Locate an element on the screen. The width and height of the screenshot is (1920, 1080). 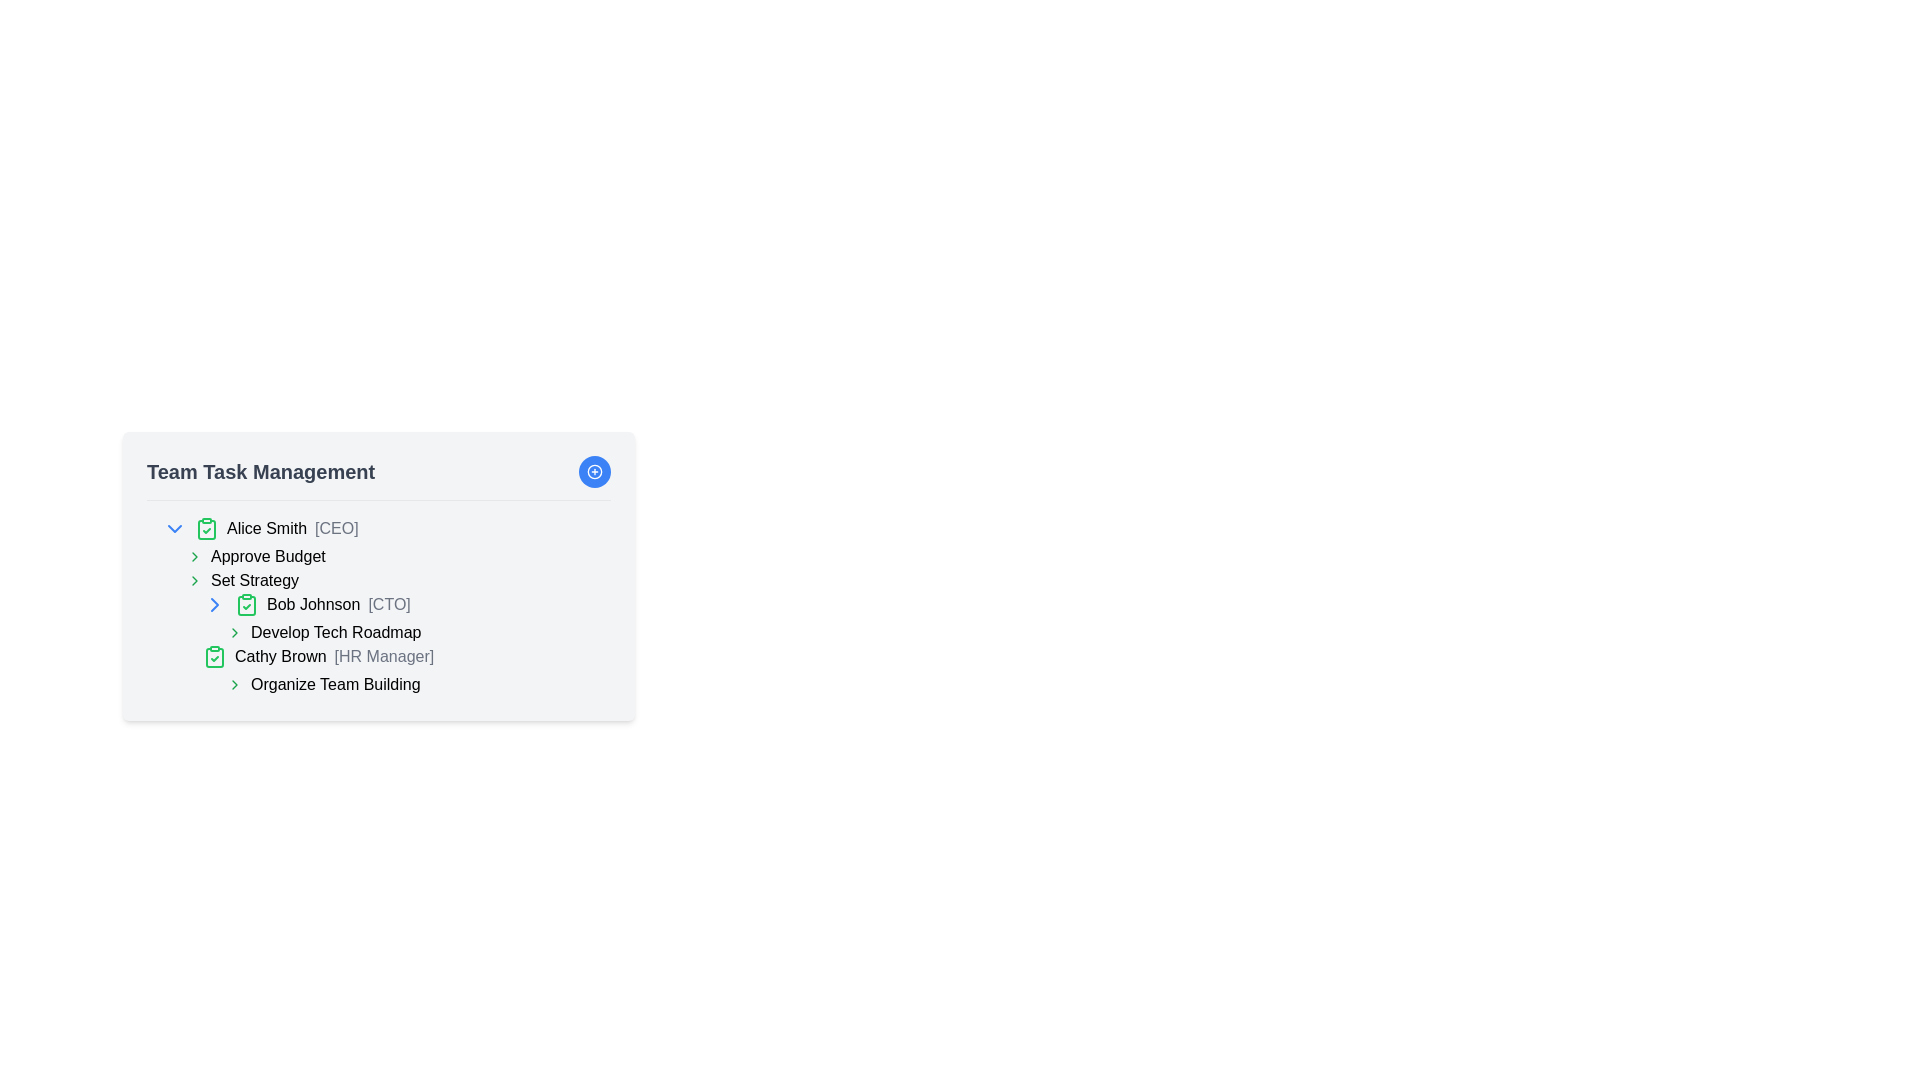
the green right-pointing chevron icon next to the 'Approve Budget' list item is located at coordinates (195, 556).